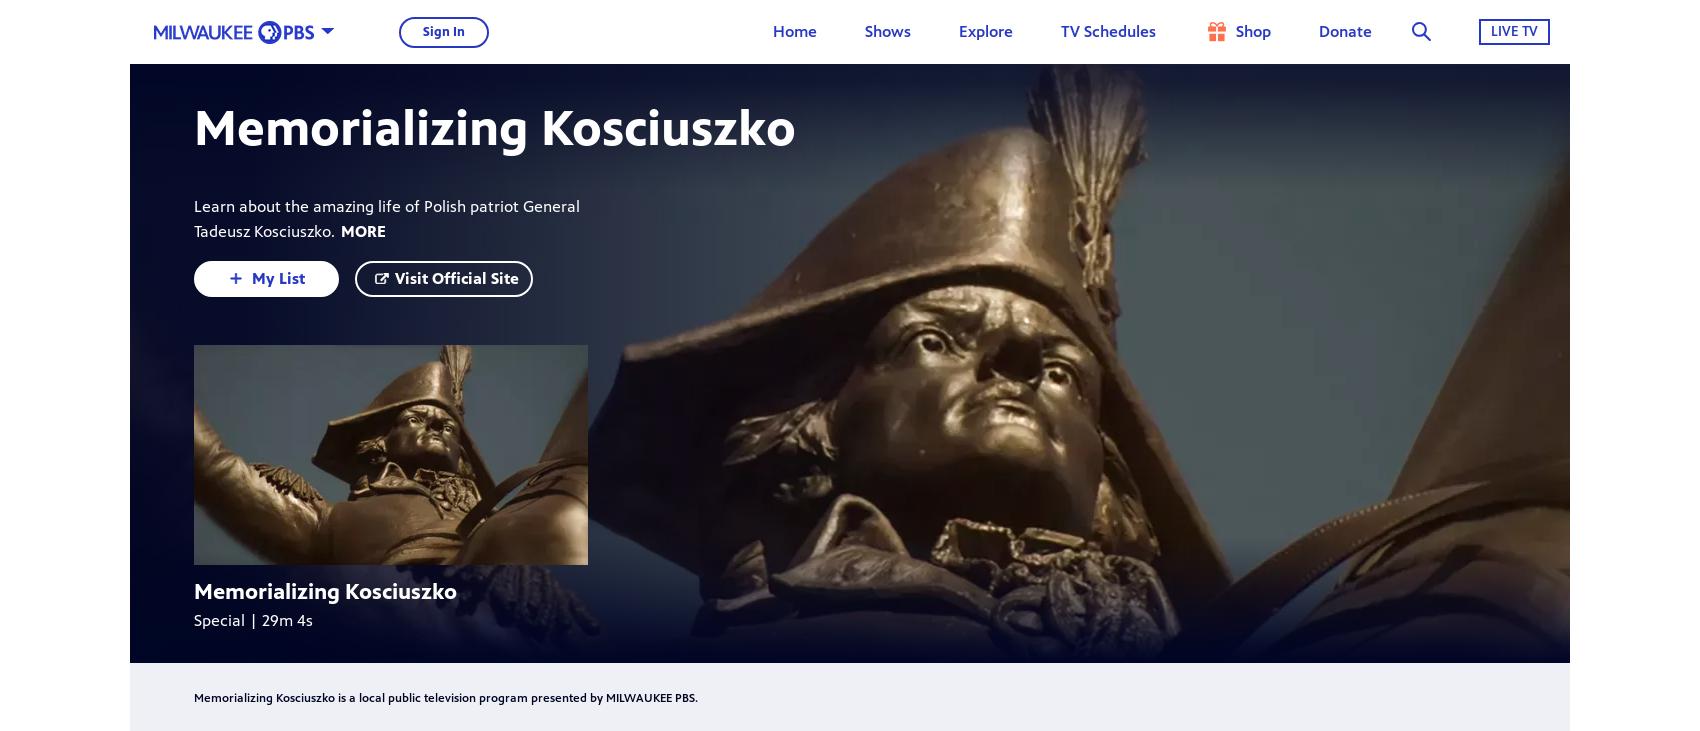  Describe the element at coordinates (1010, 217) in the screenshot. I see `'World on Fire on Masterpiece'` at that location.